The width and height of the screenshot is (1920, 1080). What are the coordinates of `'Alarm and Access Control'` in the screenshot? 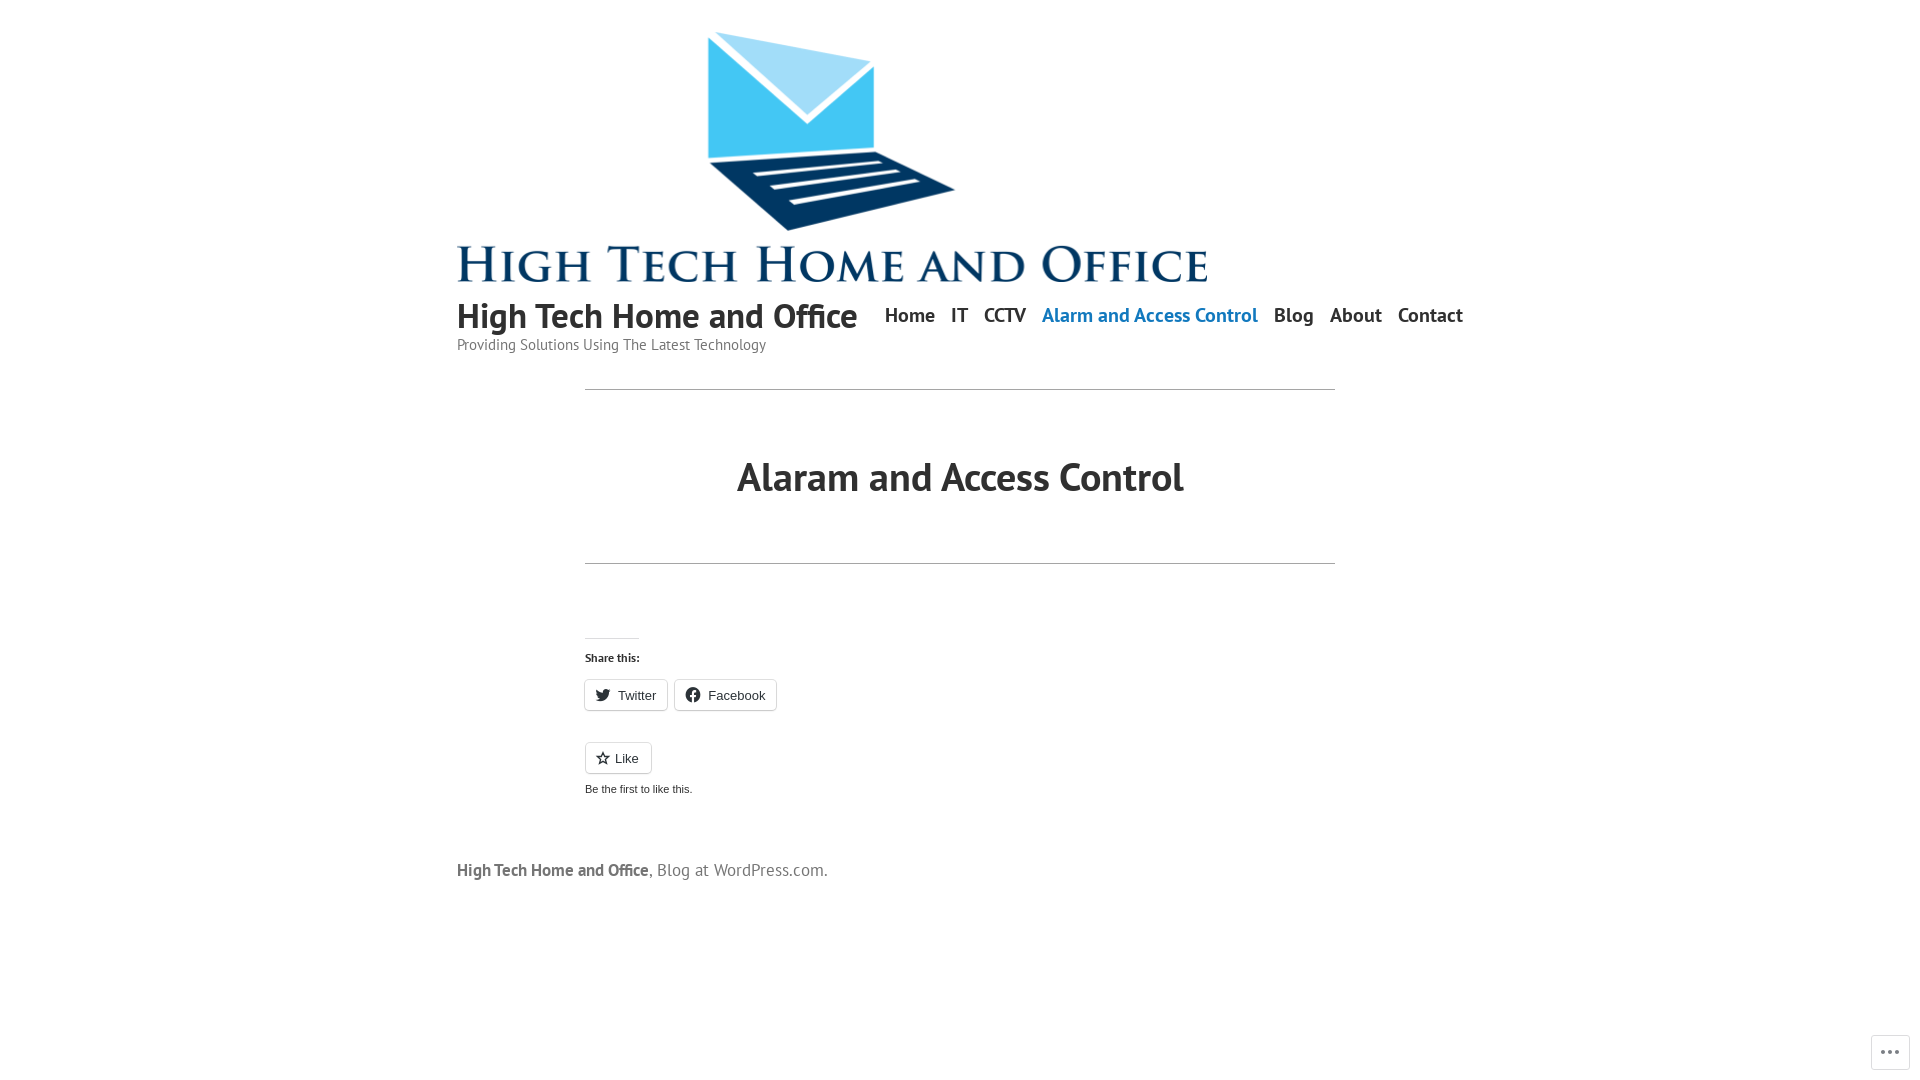 It's located at (1150, 315).